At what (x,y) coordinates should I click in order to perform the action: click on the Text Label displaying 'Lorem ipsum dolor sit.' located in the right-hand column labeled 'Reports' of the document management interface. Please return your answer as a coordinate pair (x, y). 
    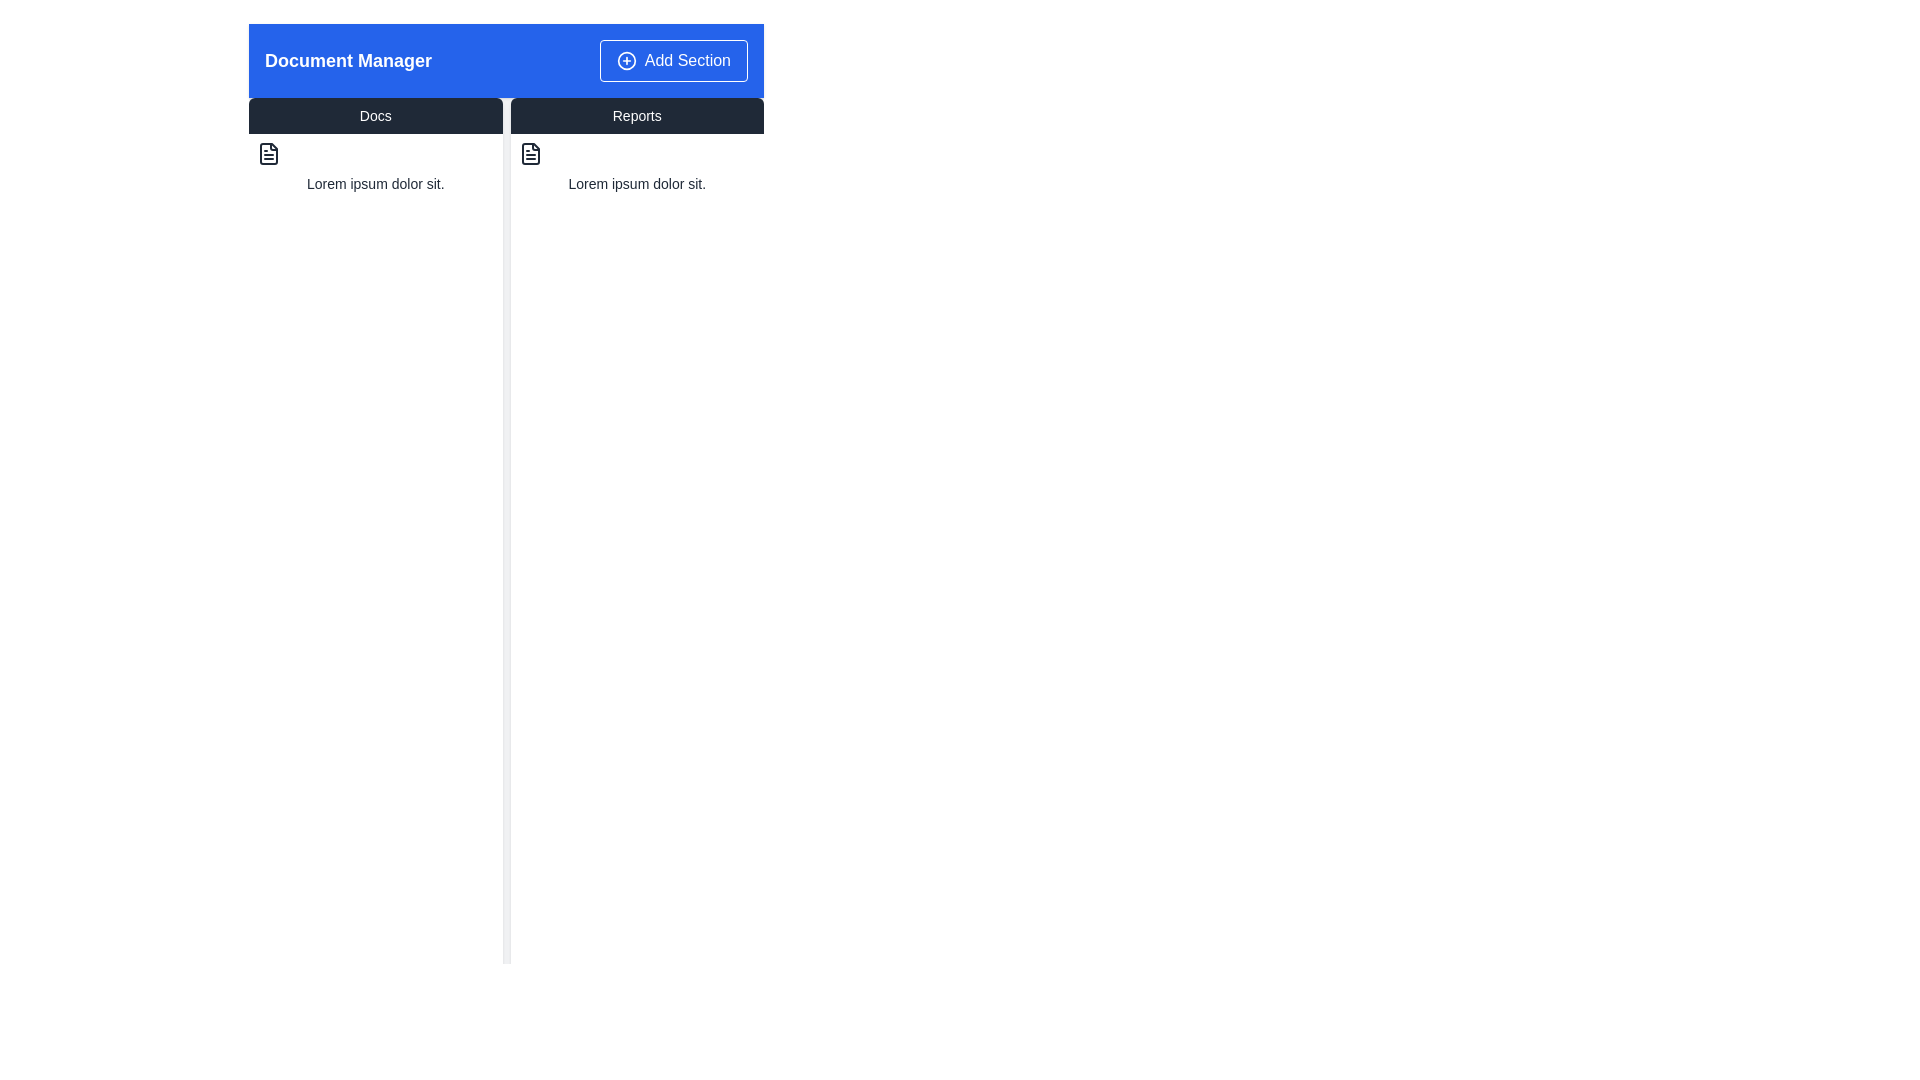
    Looking at the image, I should click on (636, 184).